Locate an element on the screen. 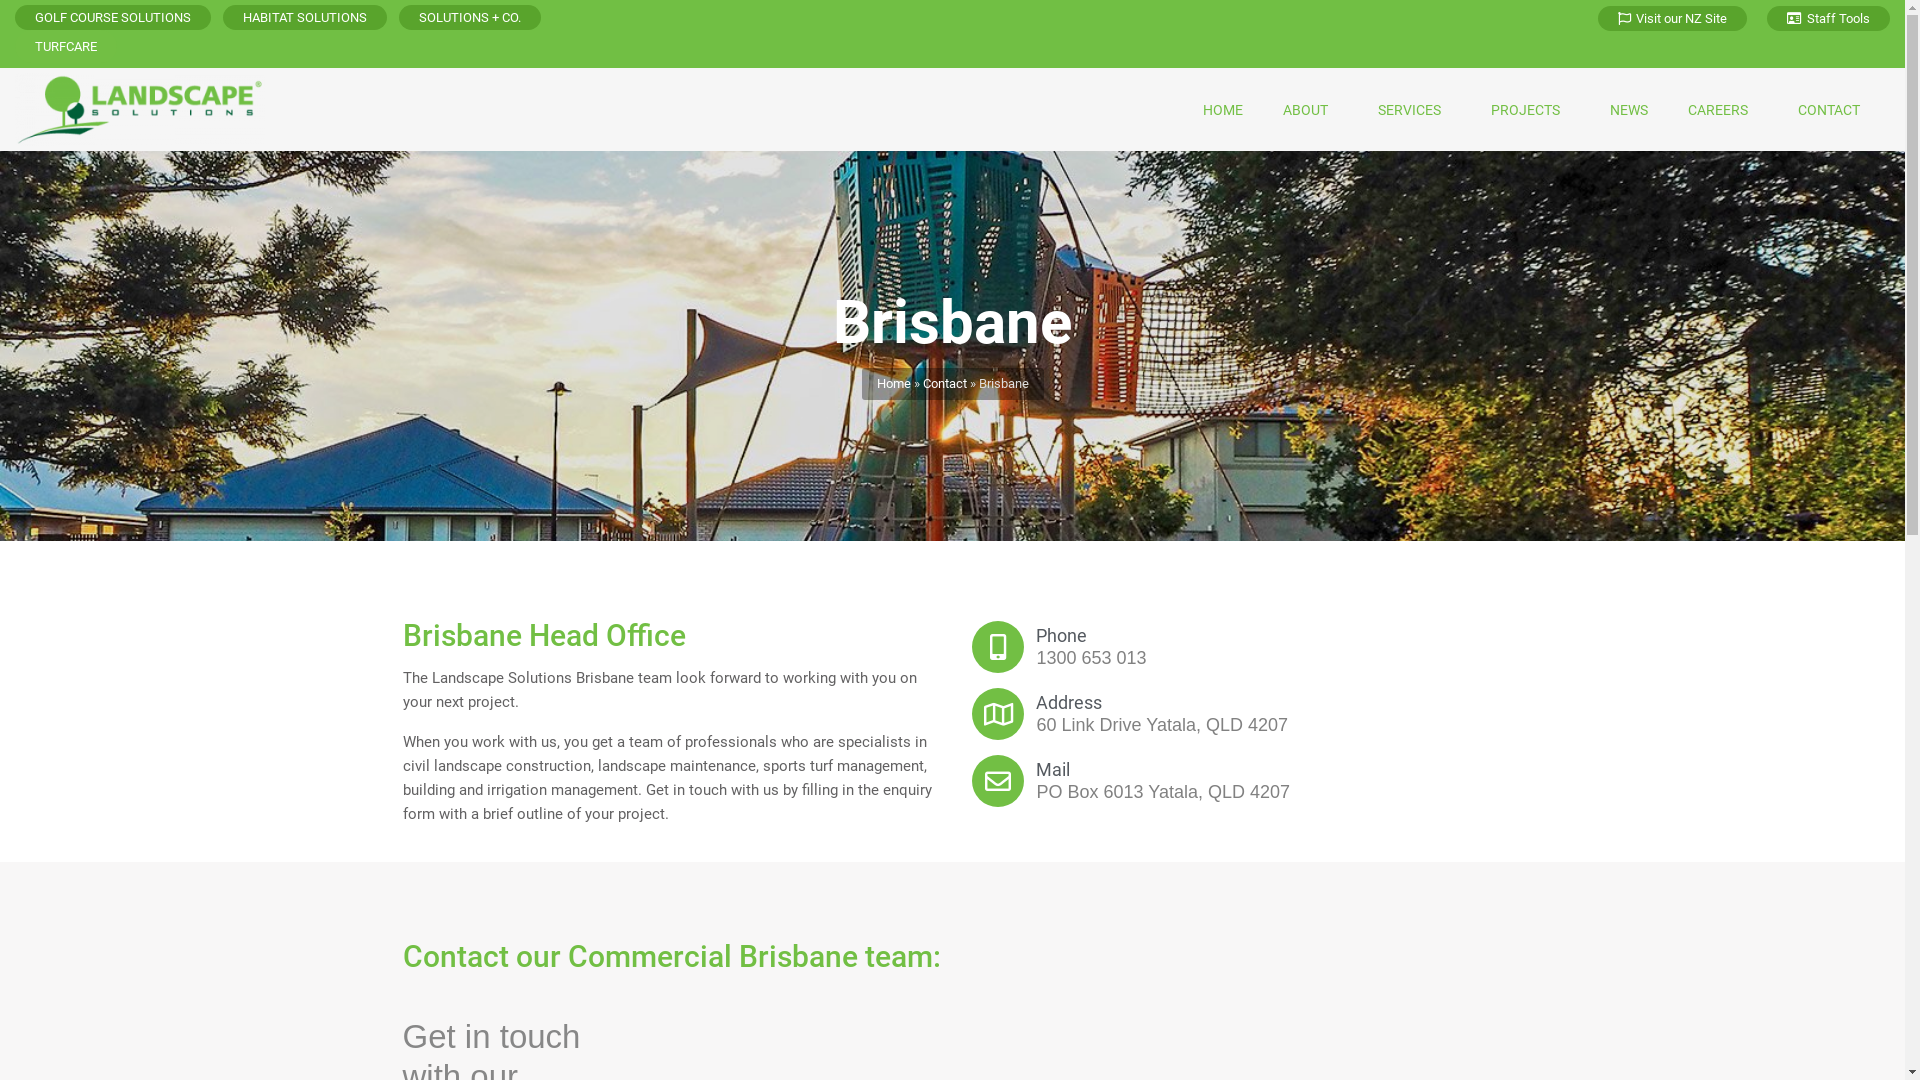 The image size is (1920, 1080). 'TURFCARE' is located at coordinates (66, 45).